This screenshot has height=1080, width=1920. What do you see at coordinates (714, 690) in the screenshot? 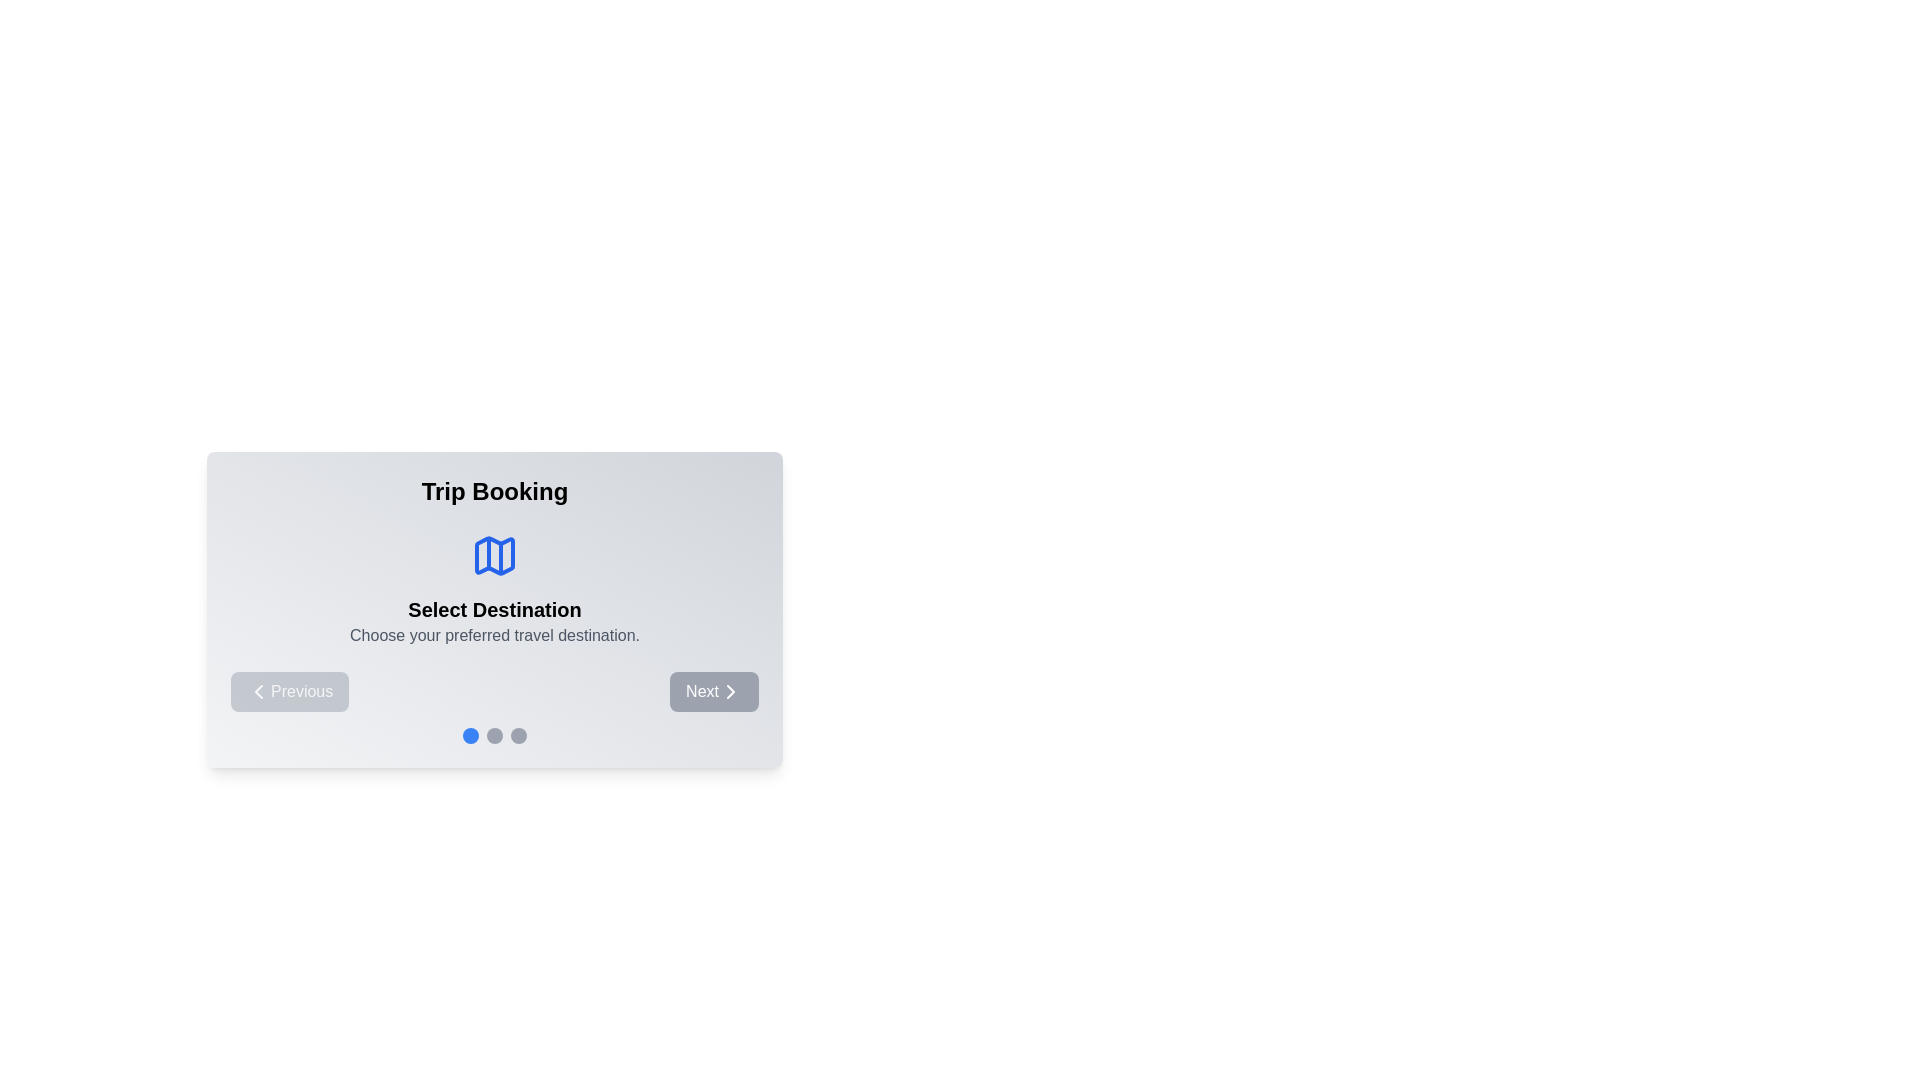
I see `the 'Next' button in the navigation bar at the bottom of the dialog box` at bounding box center [714, 690].